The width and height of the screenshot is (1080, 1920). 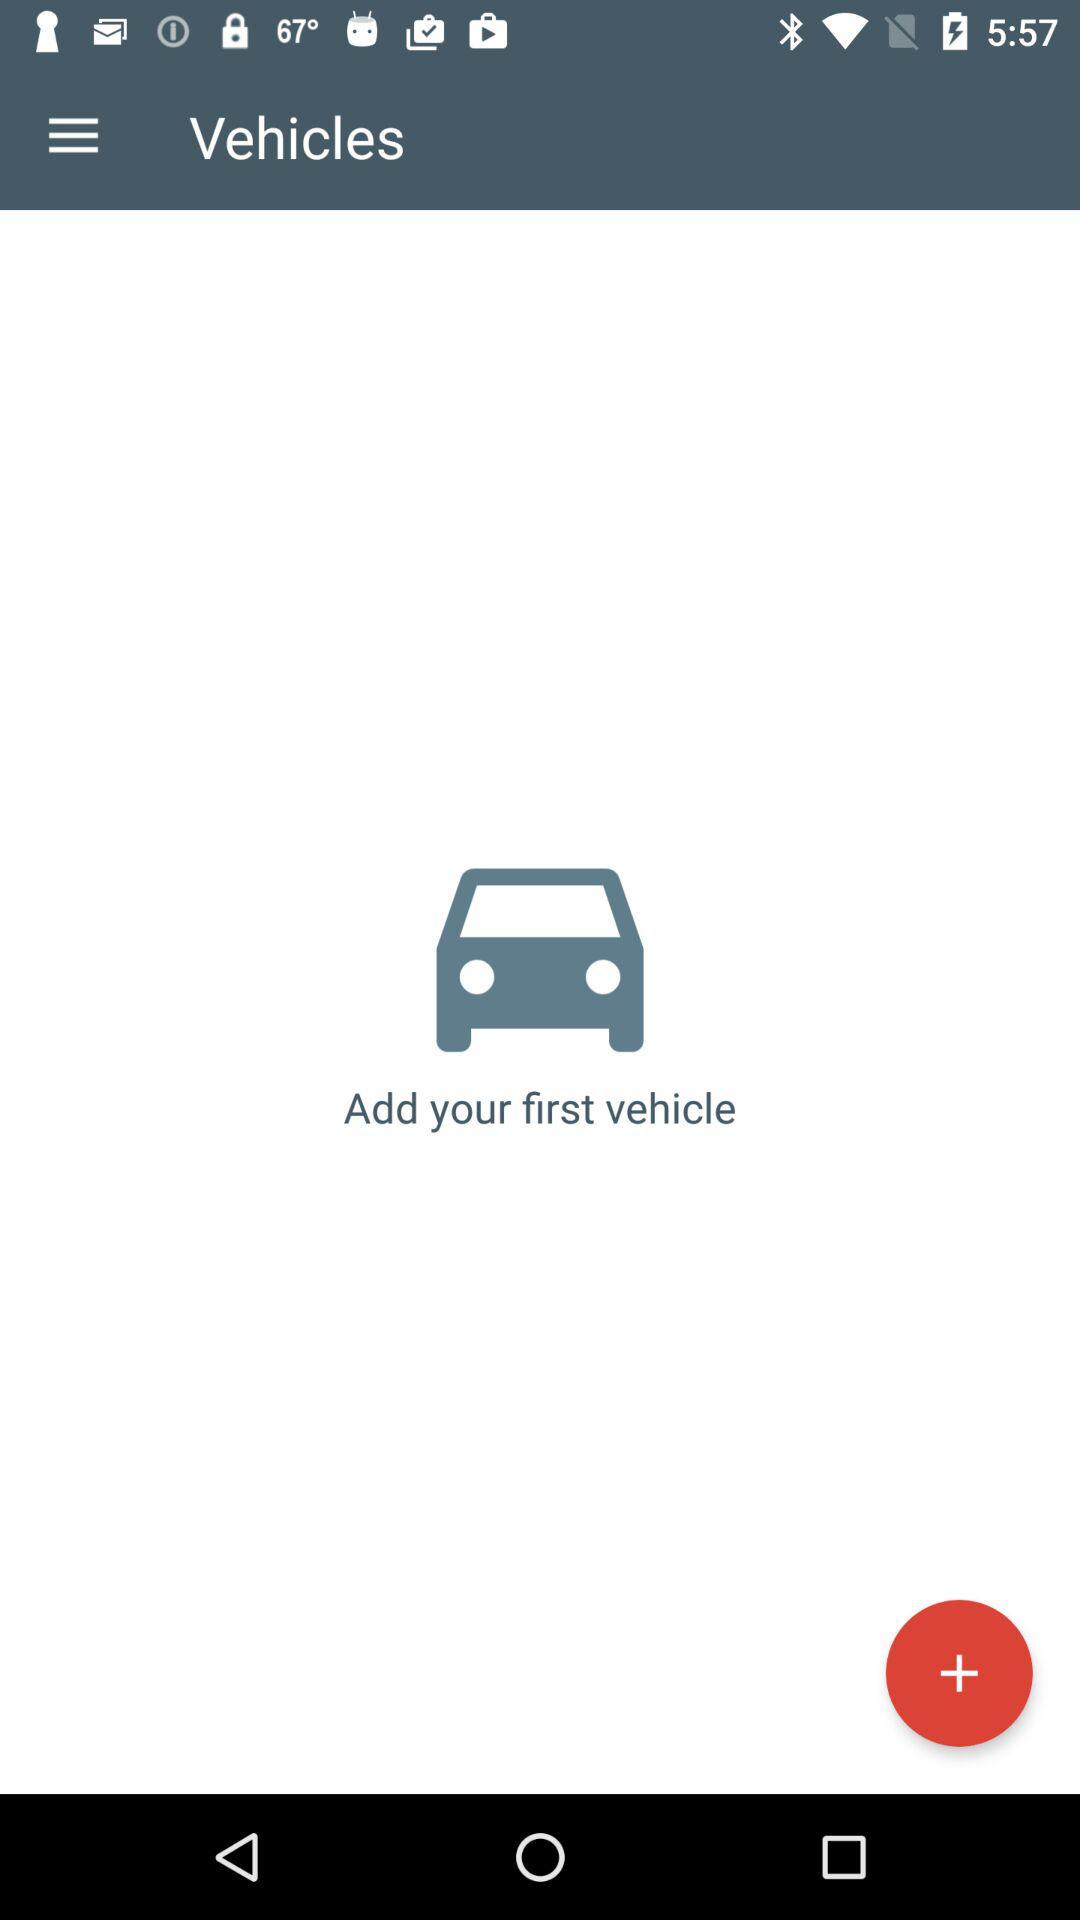 What do you see at coordinates (958, 1673) in the screenshot?
I see `the button is used to add` at bounding box center [958, 1673].